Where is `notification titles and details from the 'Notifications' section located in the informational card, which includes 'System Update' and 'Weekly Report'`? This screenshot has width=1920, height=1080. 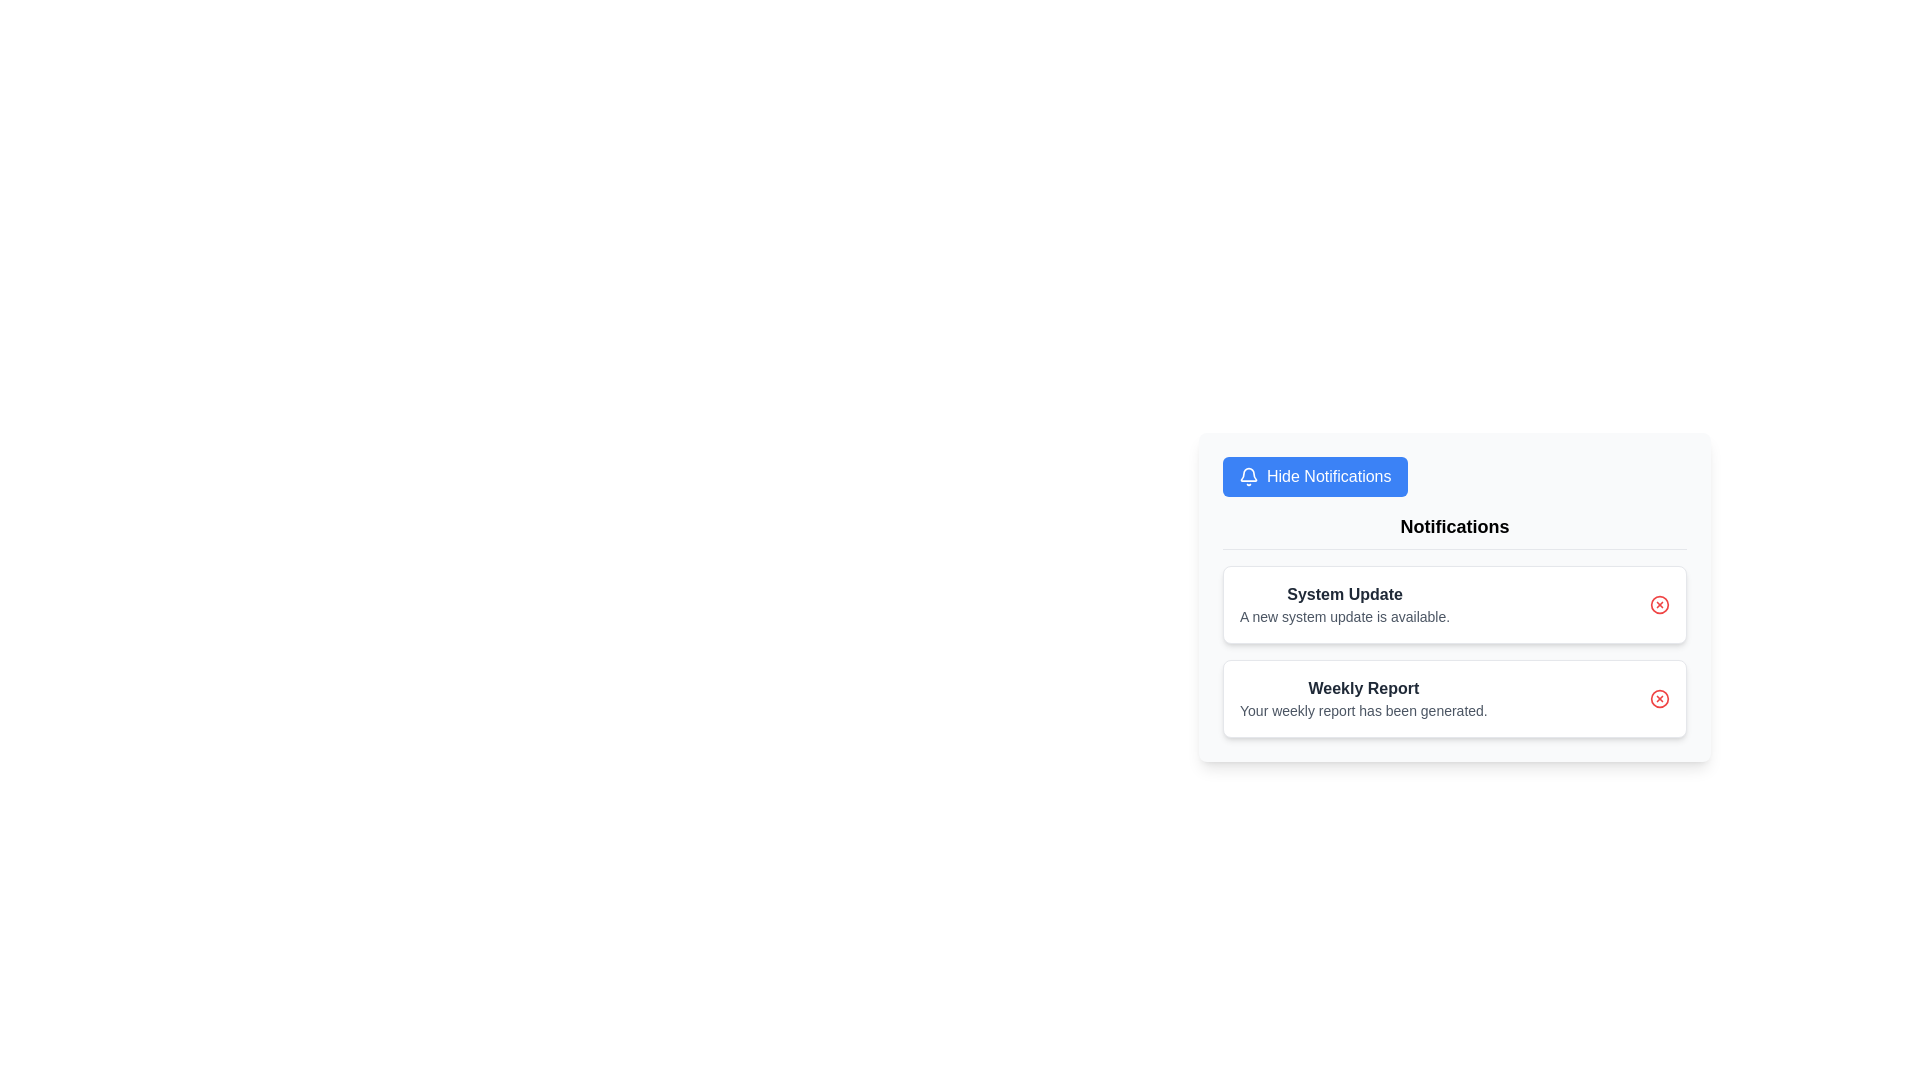 notification titles and details from the 'Notifications' section located in the informational card, which includes 'System Update' and 'Weekly Report' is located at coordinates (1454, 624).